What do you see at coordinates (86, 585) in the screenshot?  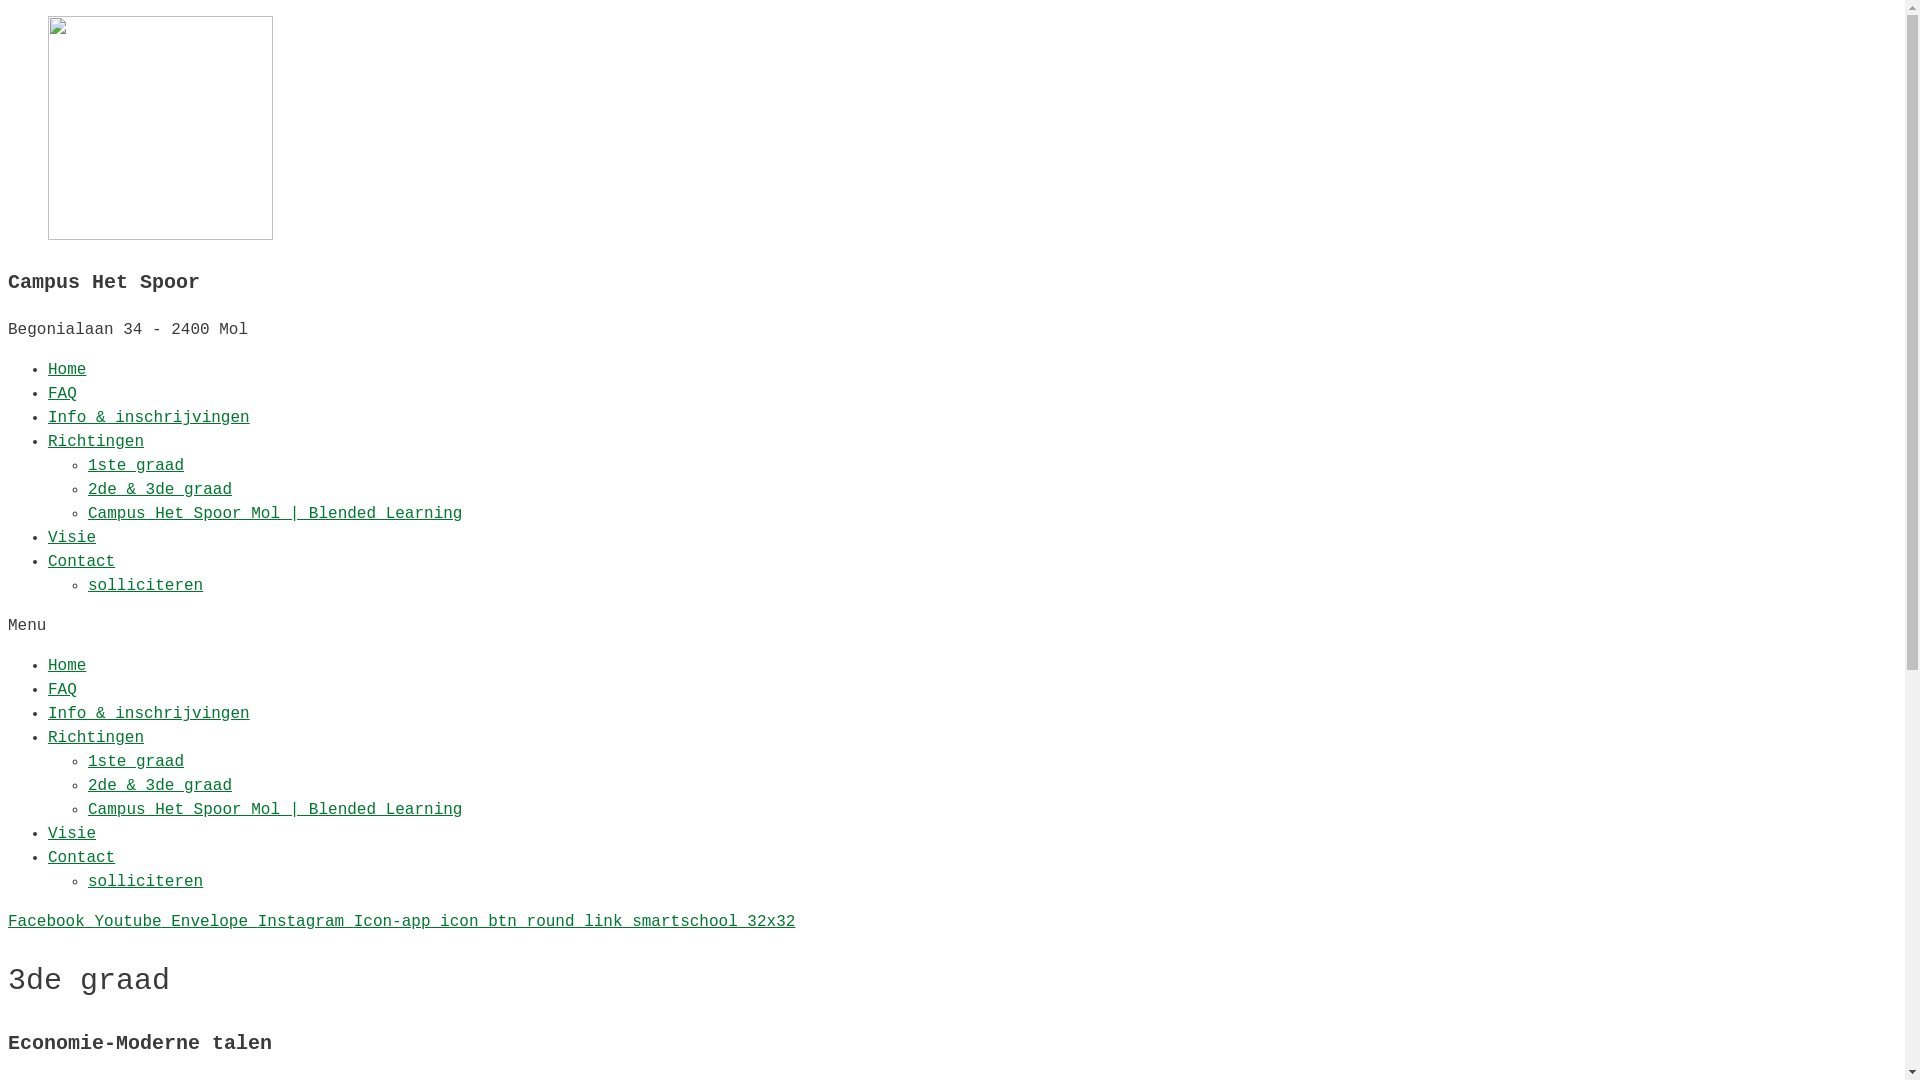 I see `'solliciteren'` at bounding box center [86, 585].